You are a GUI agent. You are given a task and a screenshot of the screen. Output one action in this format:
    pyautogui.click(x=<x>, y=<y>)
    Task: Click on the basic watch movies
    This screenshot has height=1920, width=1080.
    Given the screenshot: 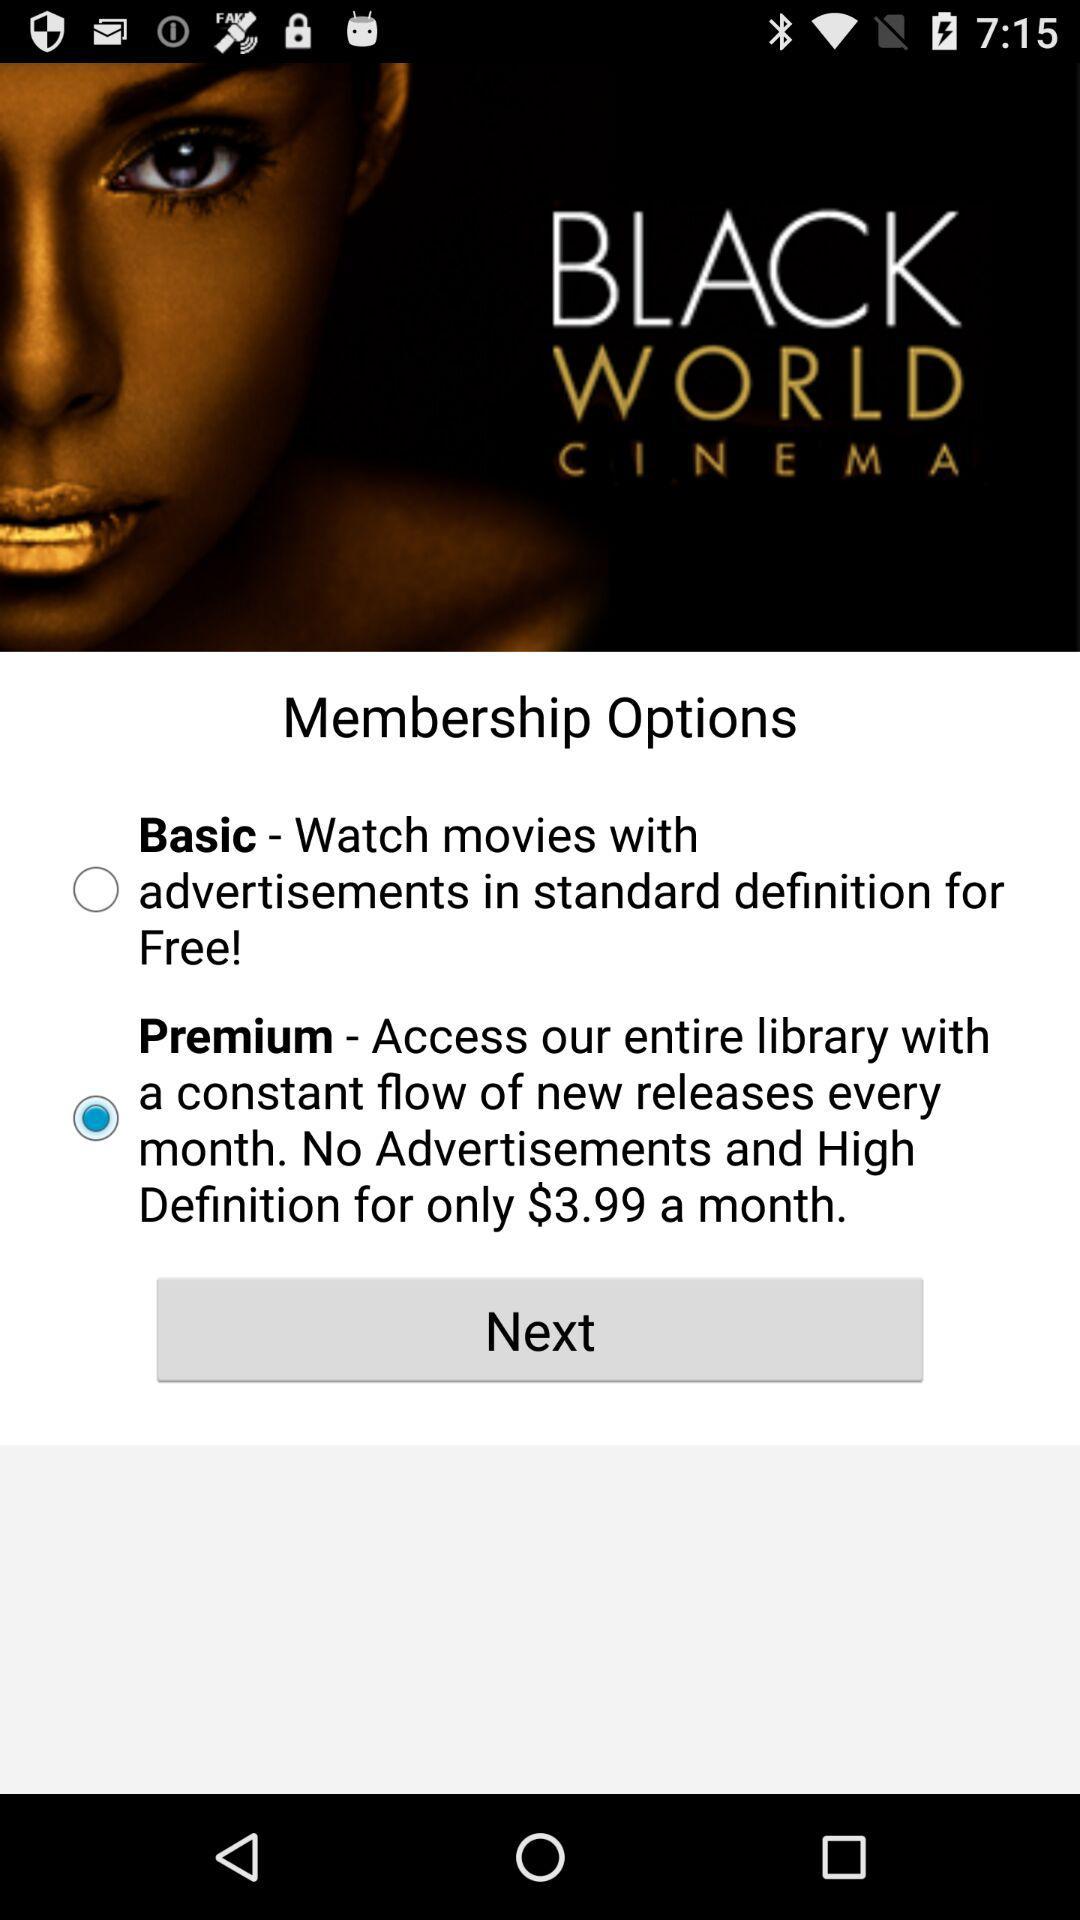 What is the action you would take?
    pyautogui.click(x=540, y=888)
    